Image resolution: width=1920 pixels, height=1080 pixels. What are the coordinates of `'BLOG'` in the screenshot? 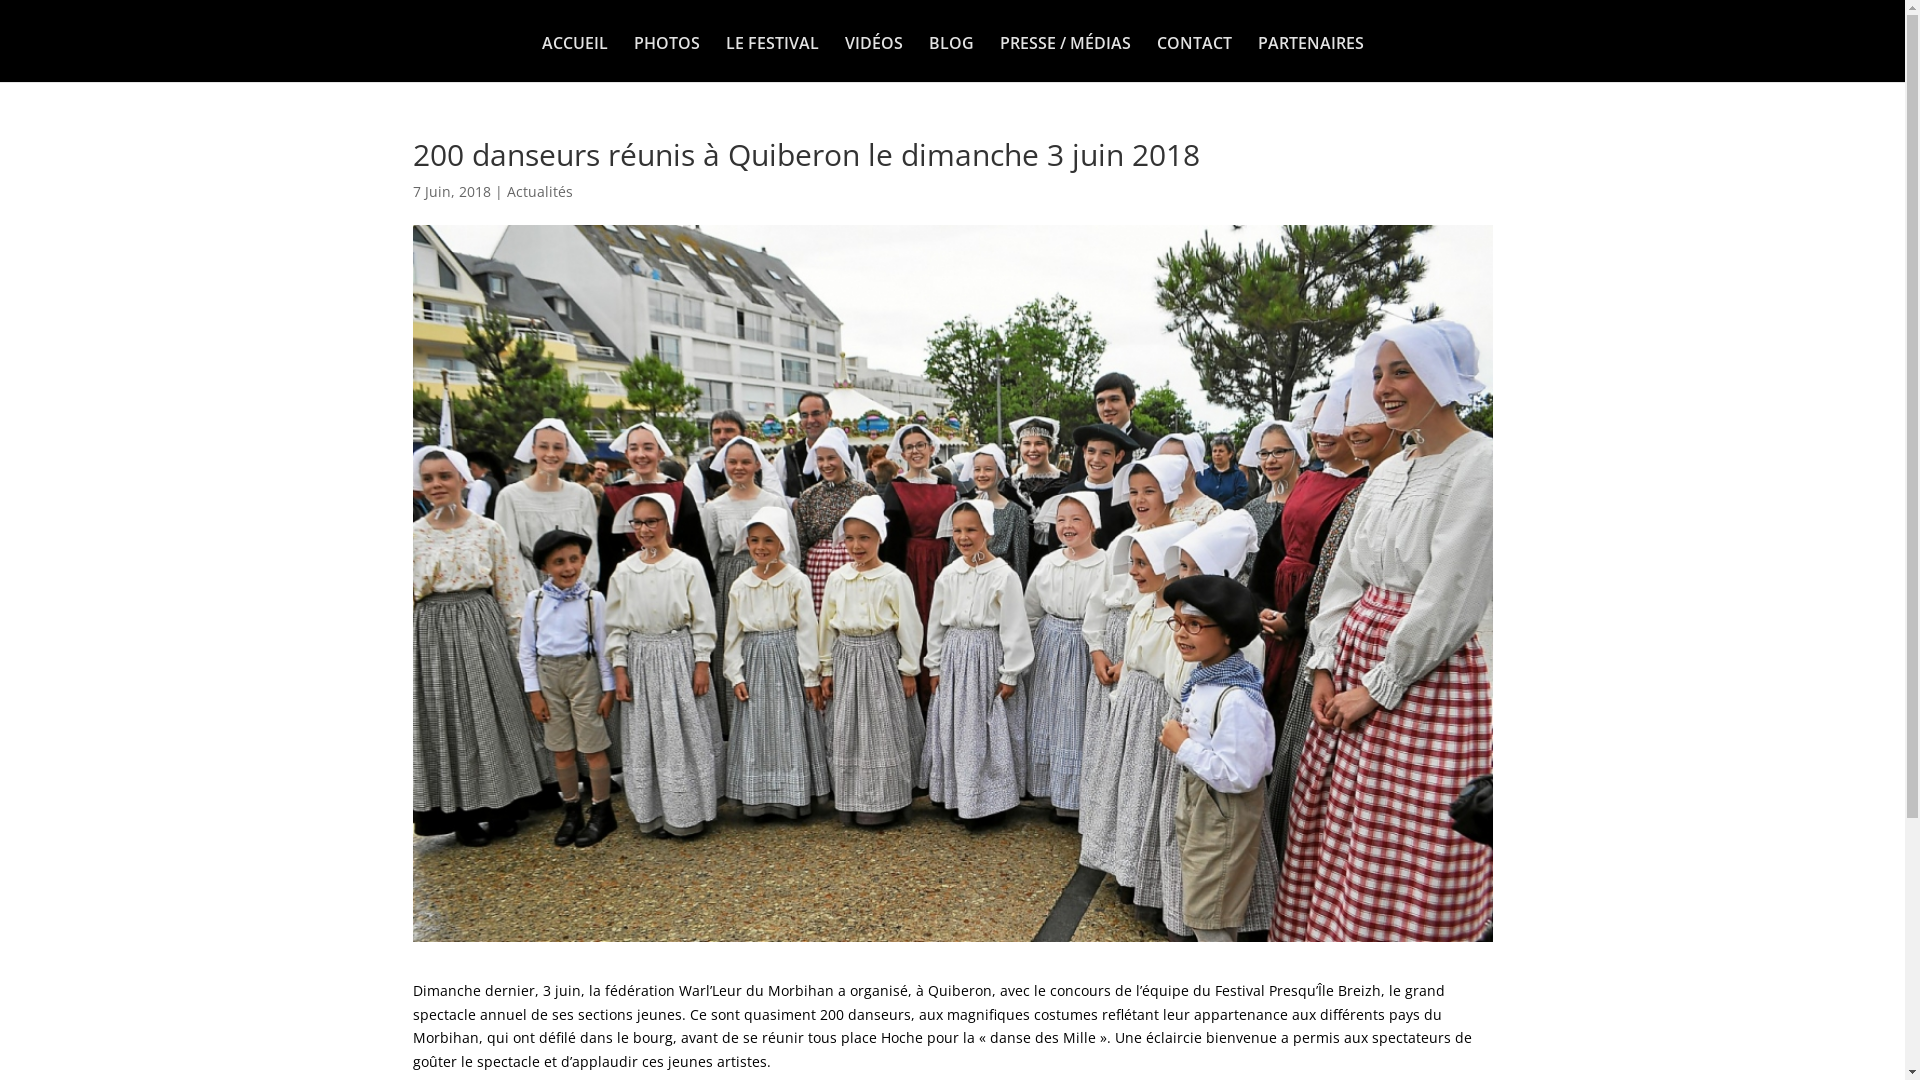 It's located at (949, 57).